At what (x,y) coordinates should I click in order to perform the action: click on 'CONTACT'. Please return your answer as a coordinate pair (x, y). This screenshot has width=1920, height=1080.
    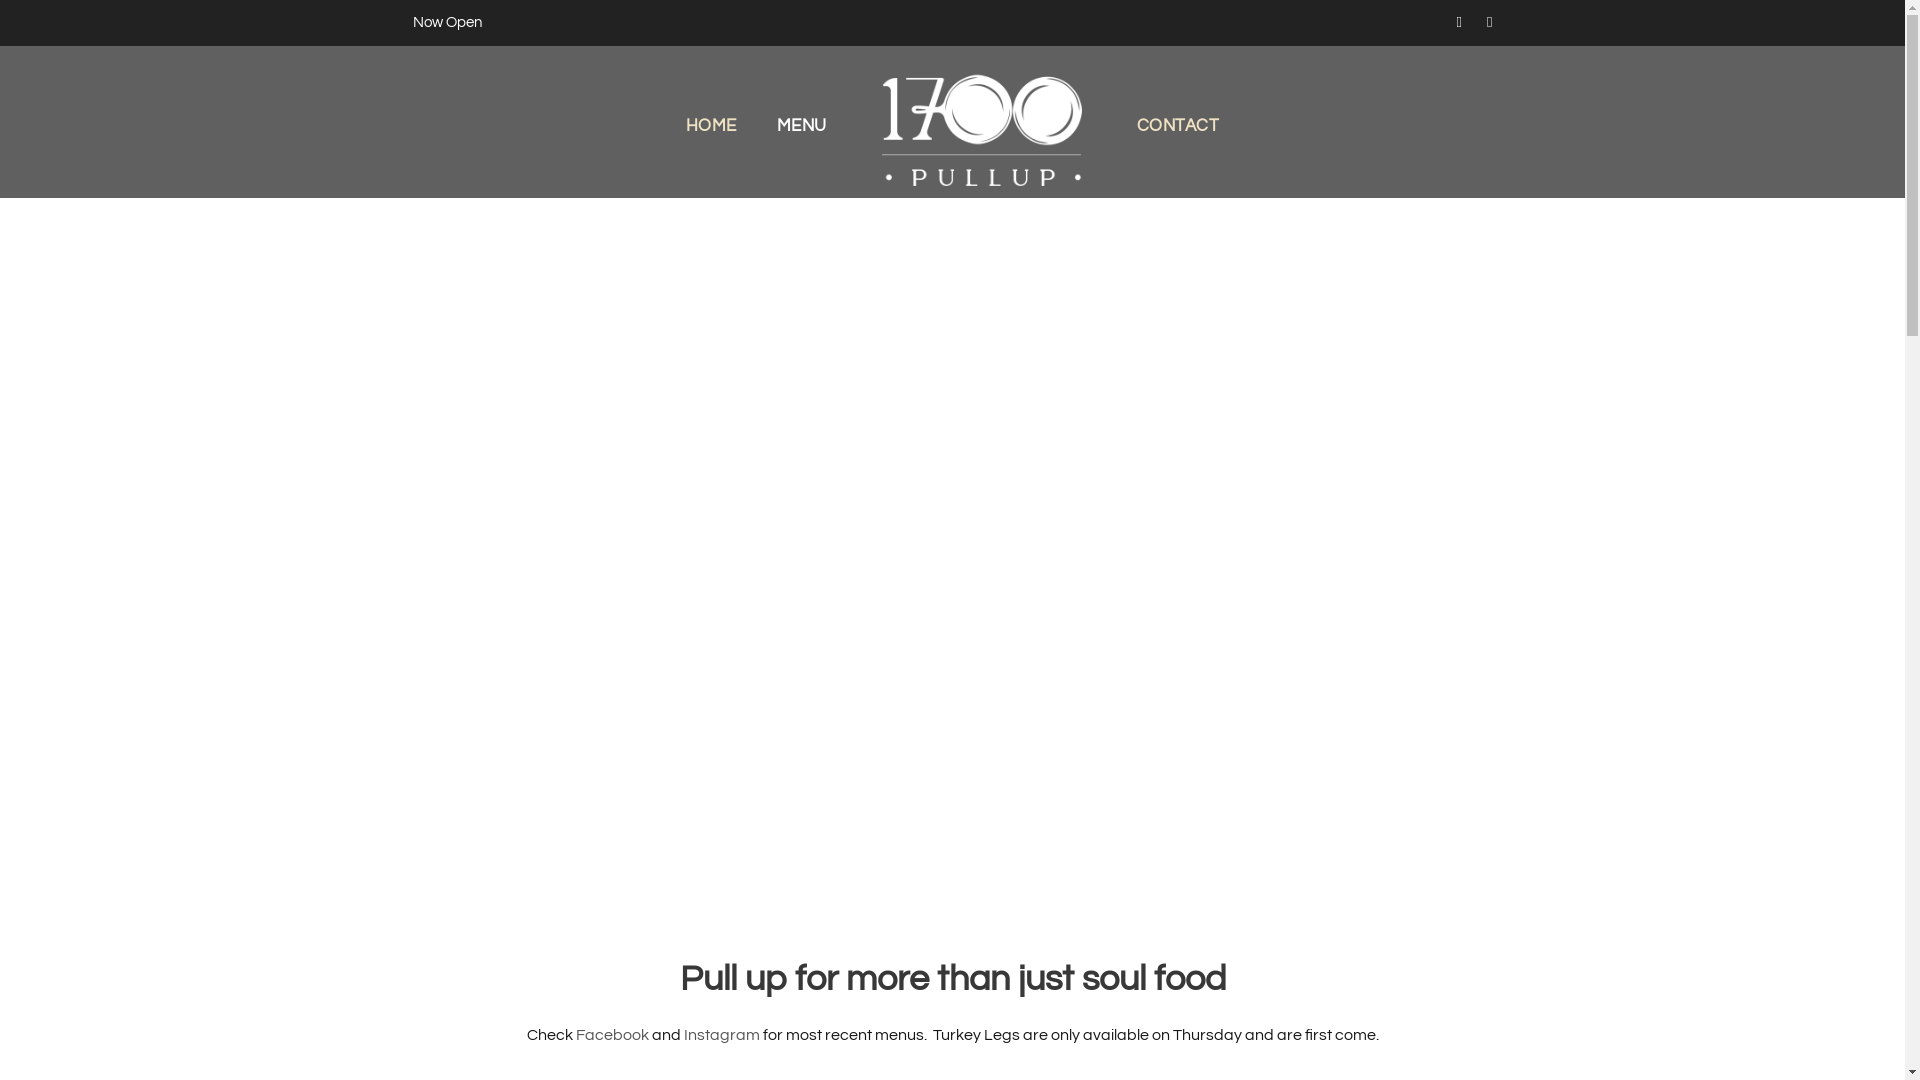
    Looking at the image, I should click on (1178, 154).